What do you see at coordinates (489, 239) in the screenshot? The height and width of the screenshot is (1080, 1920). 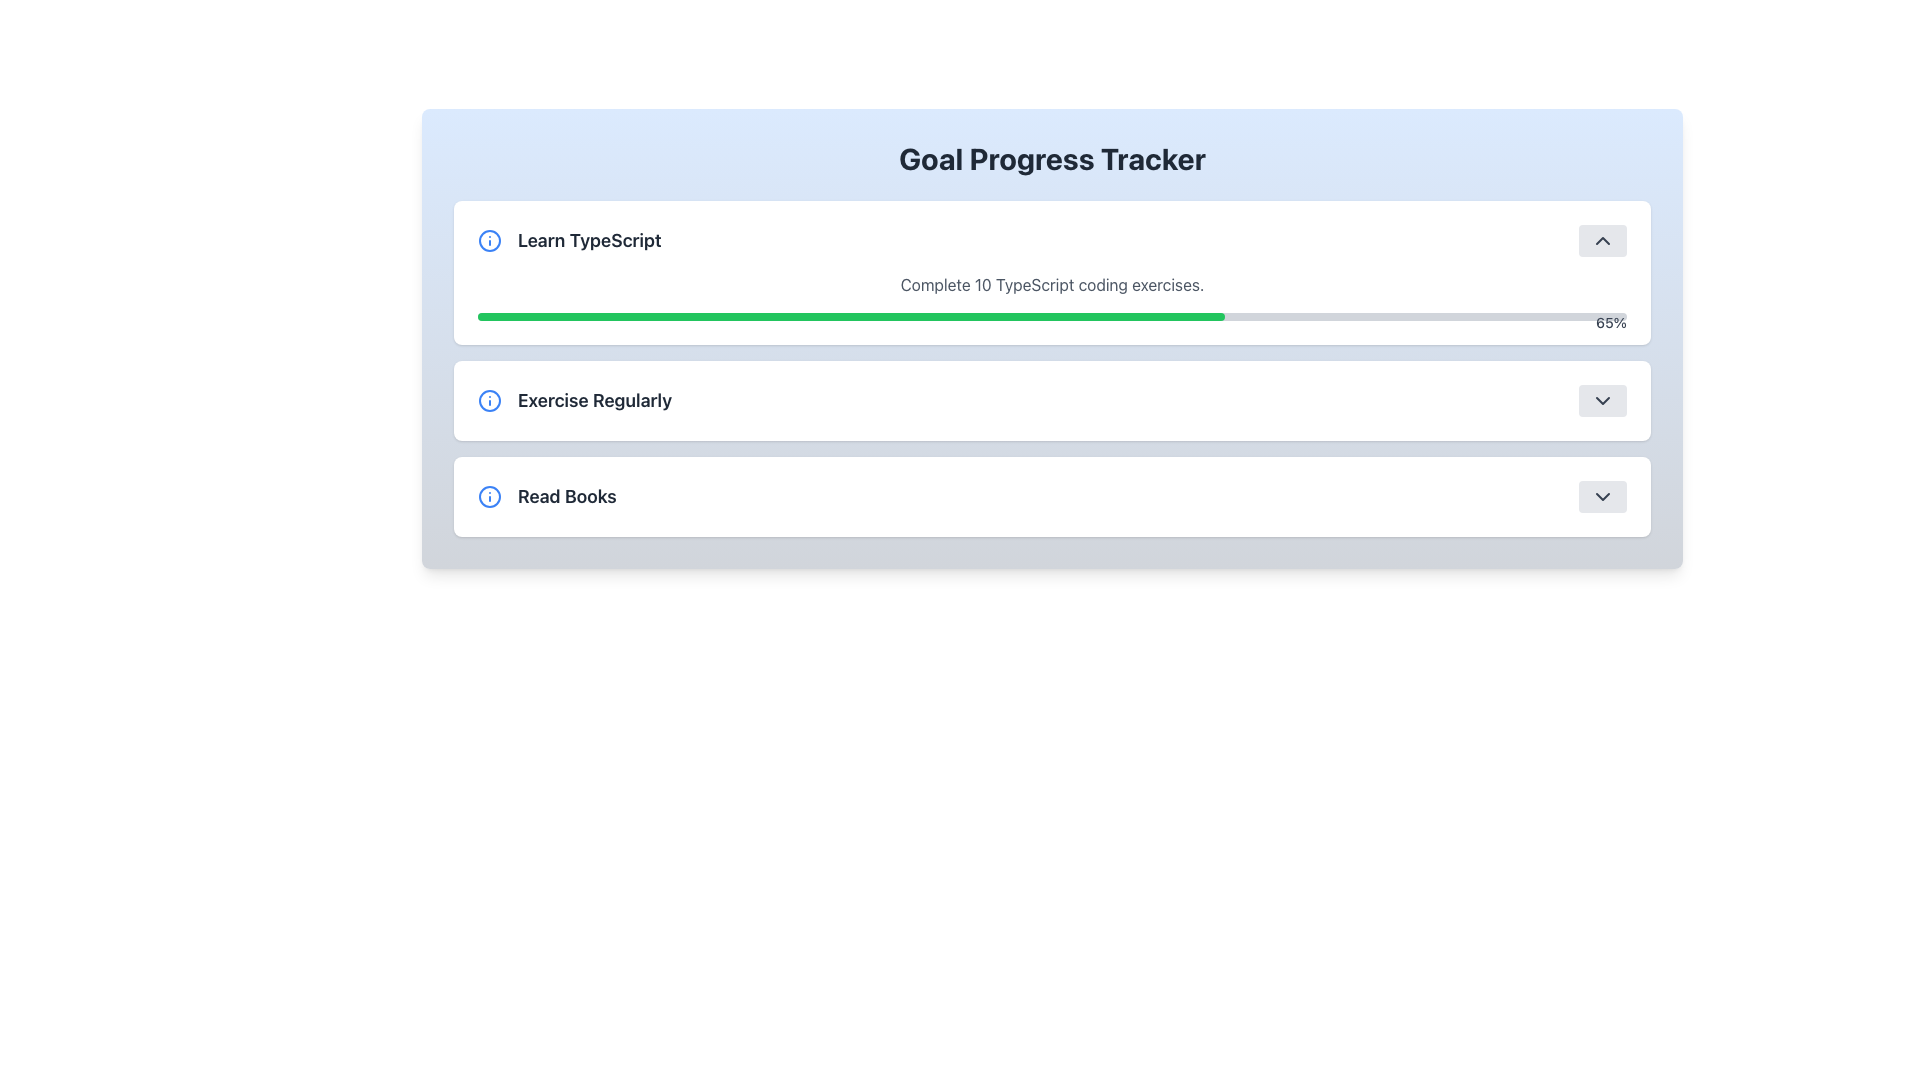 I see `the informational or help icon located to the left of the 'Learn TypeScript' text` at bounding box center [489, 239].